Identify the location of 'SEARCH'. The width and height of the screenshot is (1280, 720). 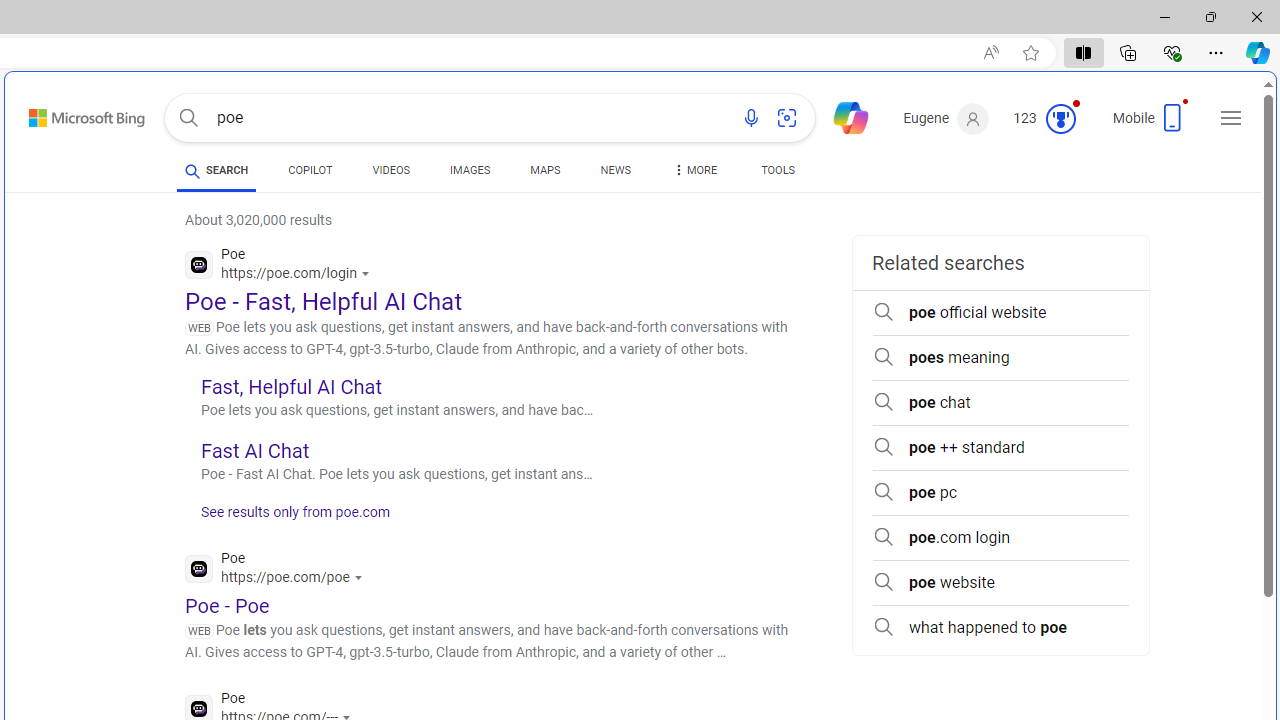
(216, 169).